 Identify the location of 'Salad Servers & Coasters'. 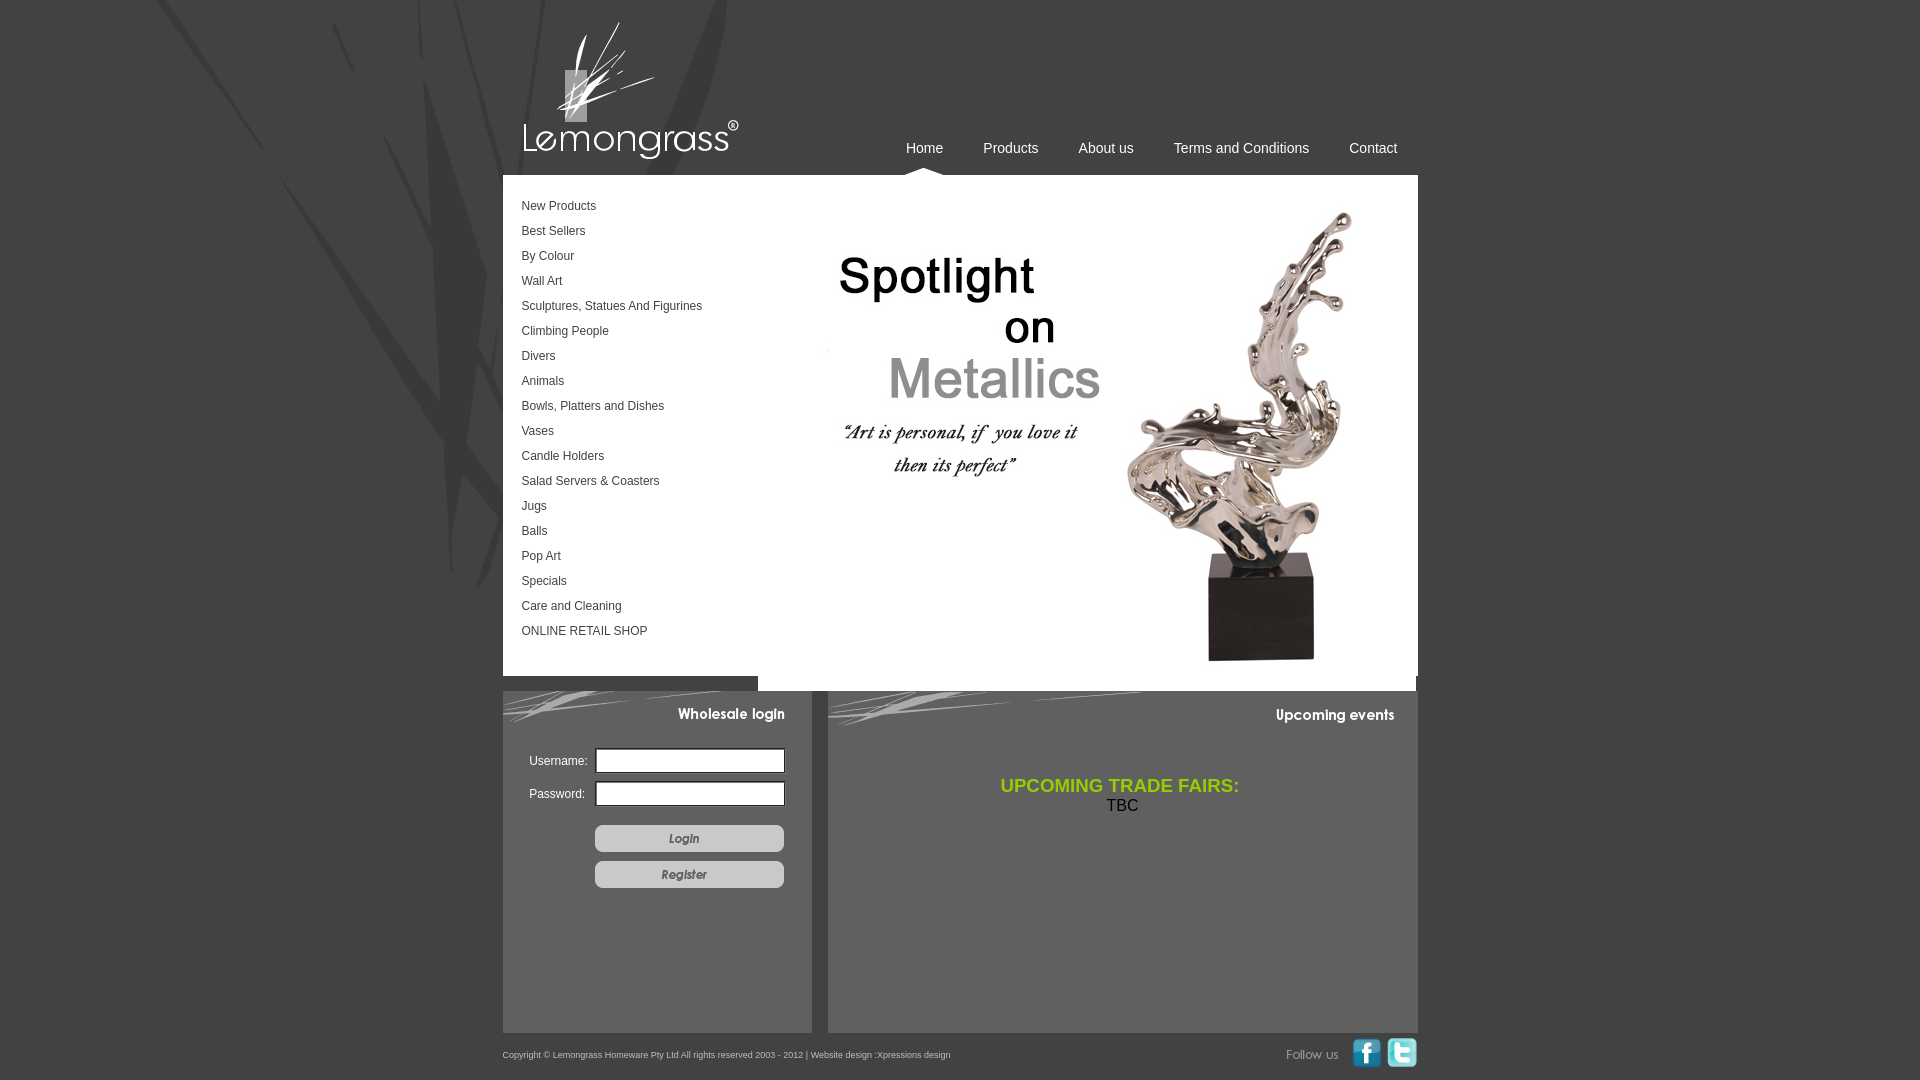
(627, 482).